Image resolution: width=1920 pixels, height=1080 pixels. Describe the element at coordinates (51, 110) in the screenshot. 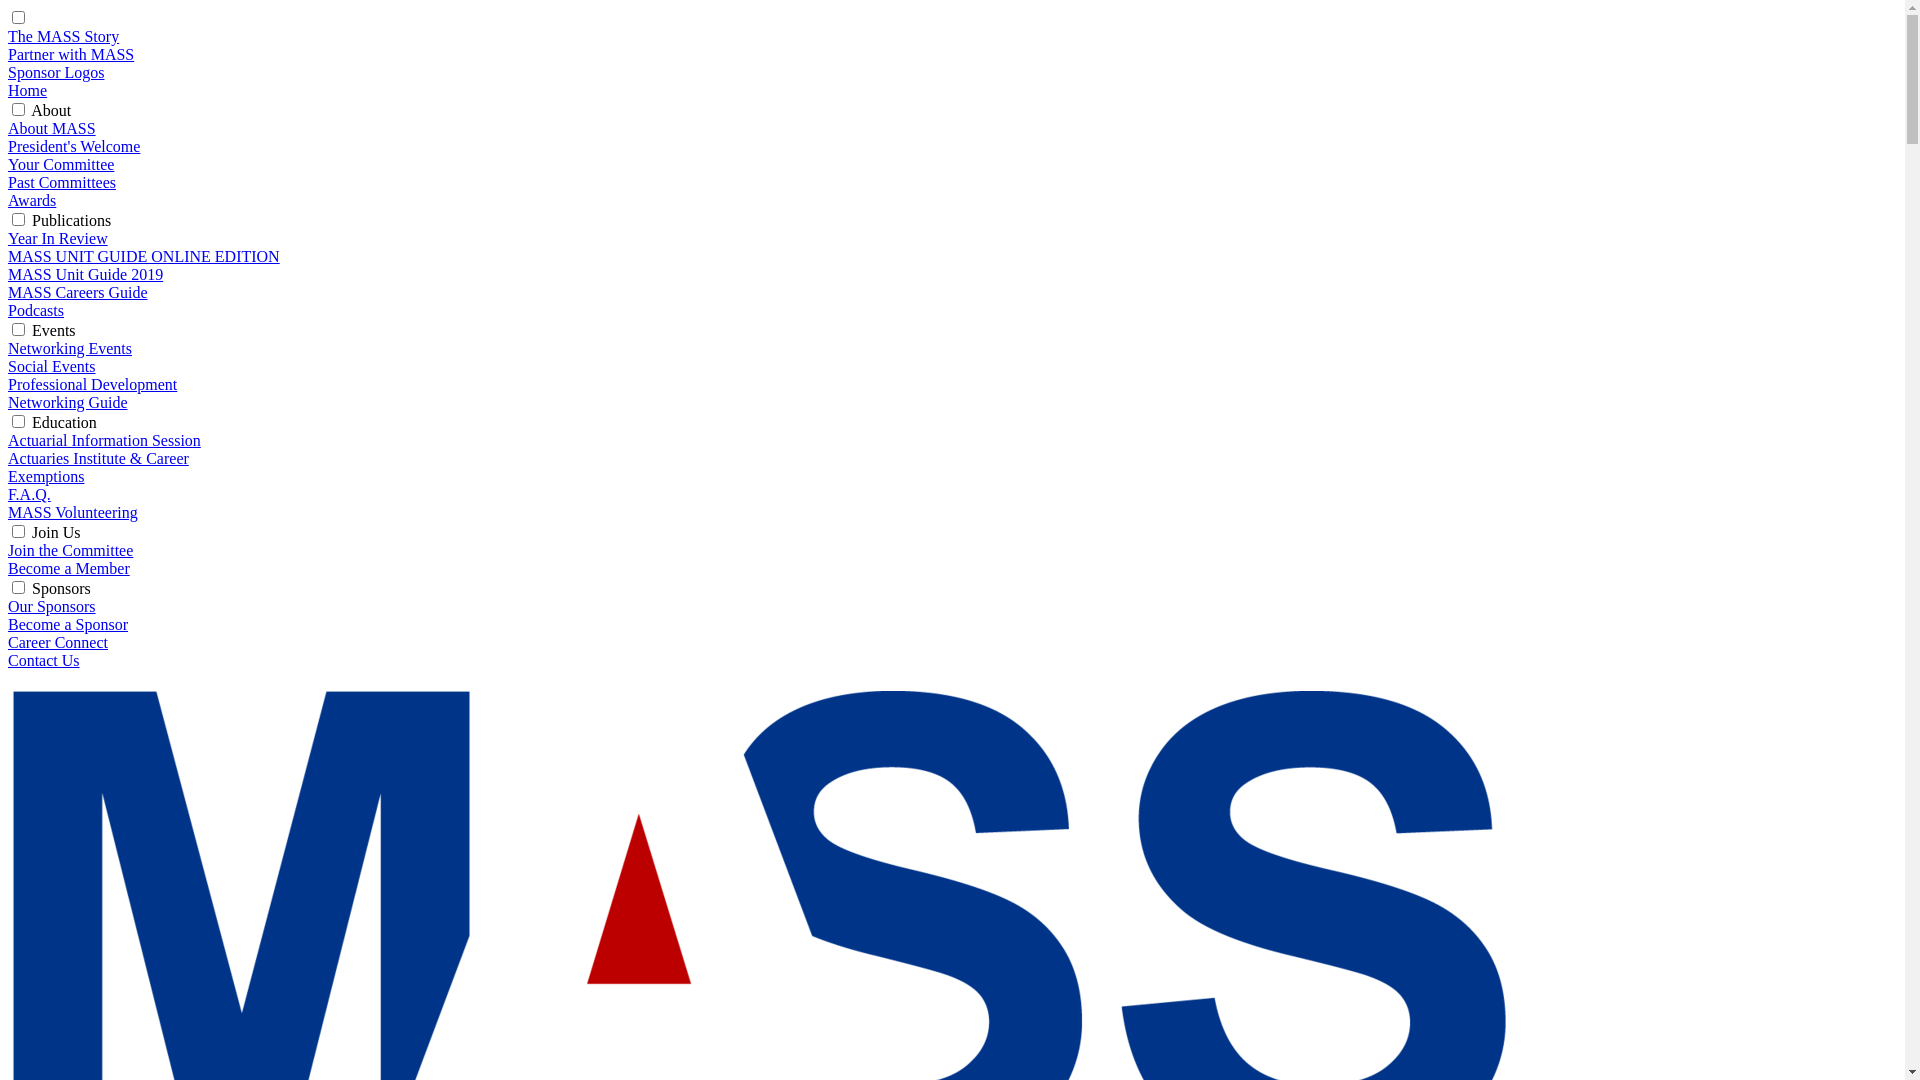

I see `'About'` at that location.